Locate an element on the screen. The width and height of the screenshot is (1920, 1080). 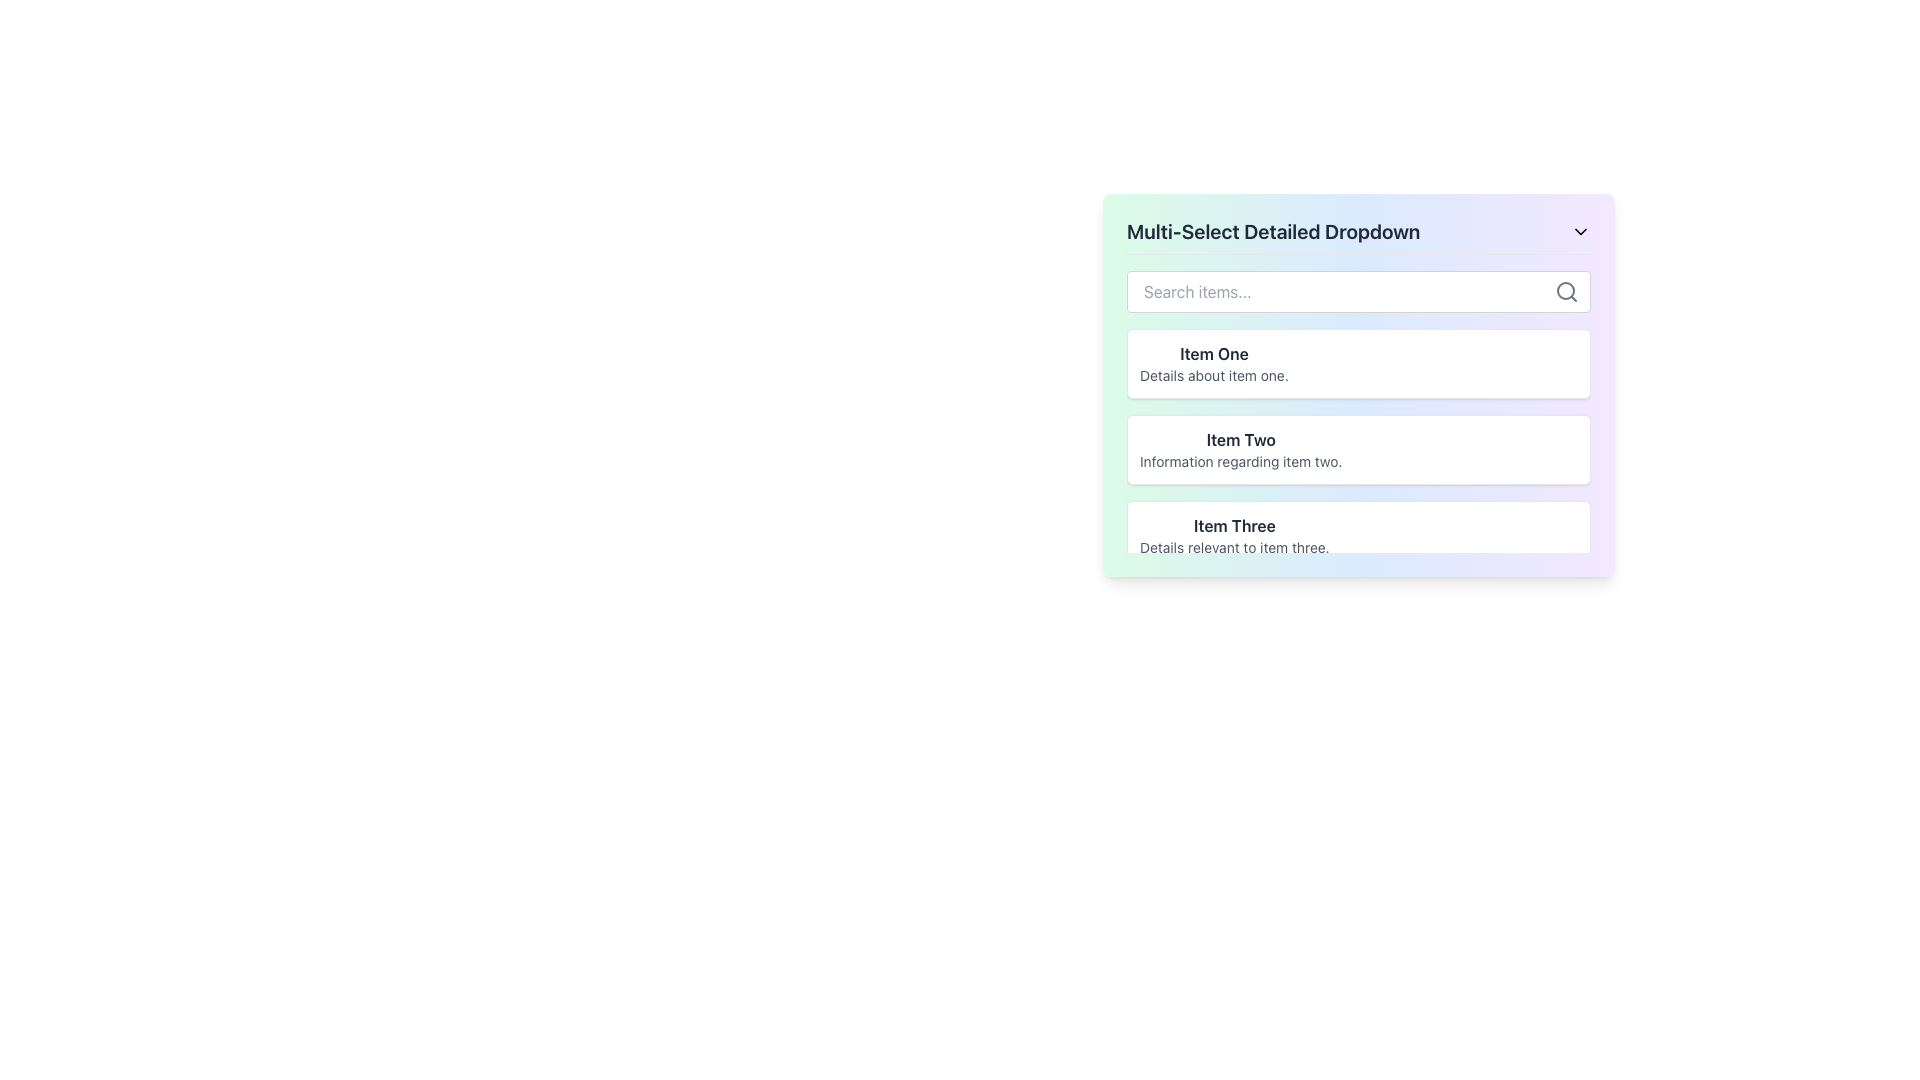
the second item in the interactive list, which has a white background and rounded borders, located centrally within the dropdown overlay below the search bar is located at coordinates (1358, 493).